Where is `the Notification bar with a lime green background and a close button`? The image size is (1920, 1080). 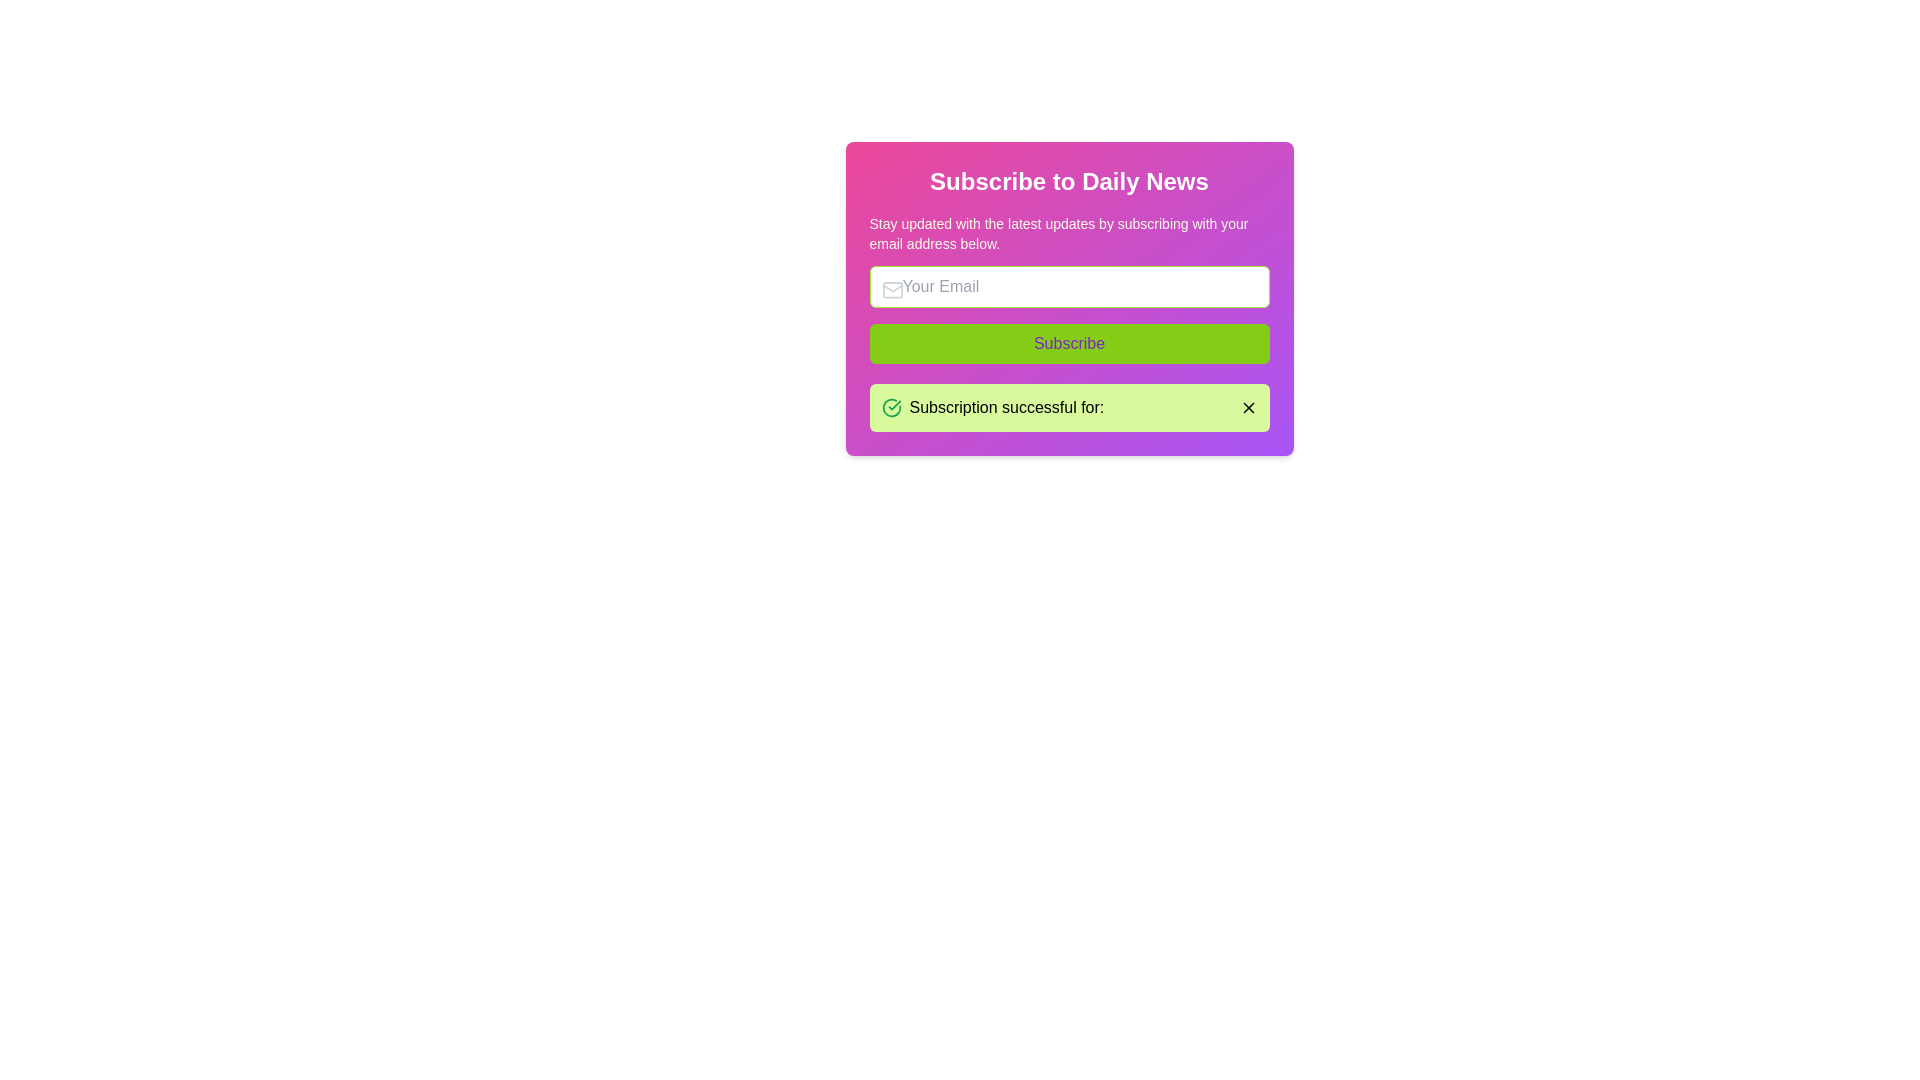
the Notification bar with a lime green background and a close button is located at coordinates (1068, 407).